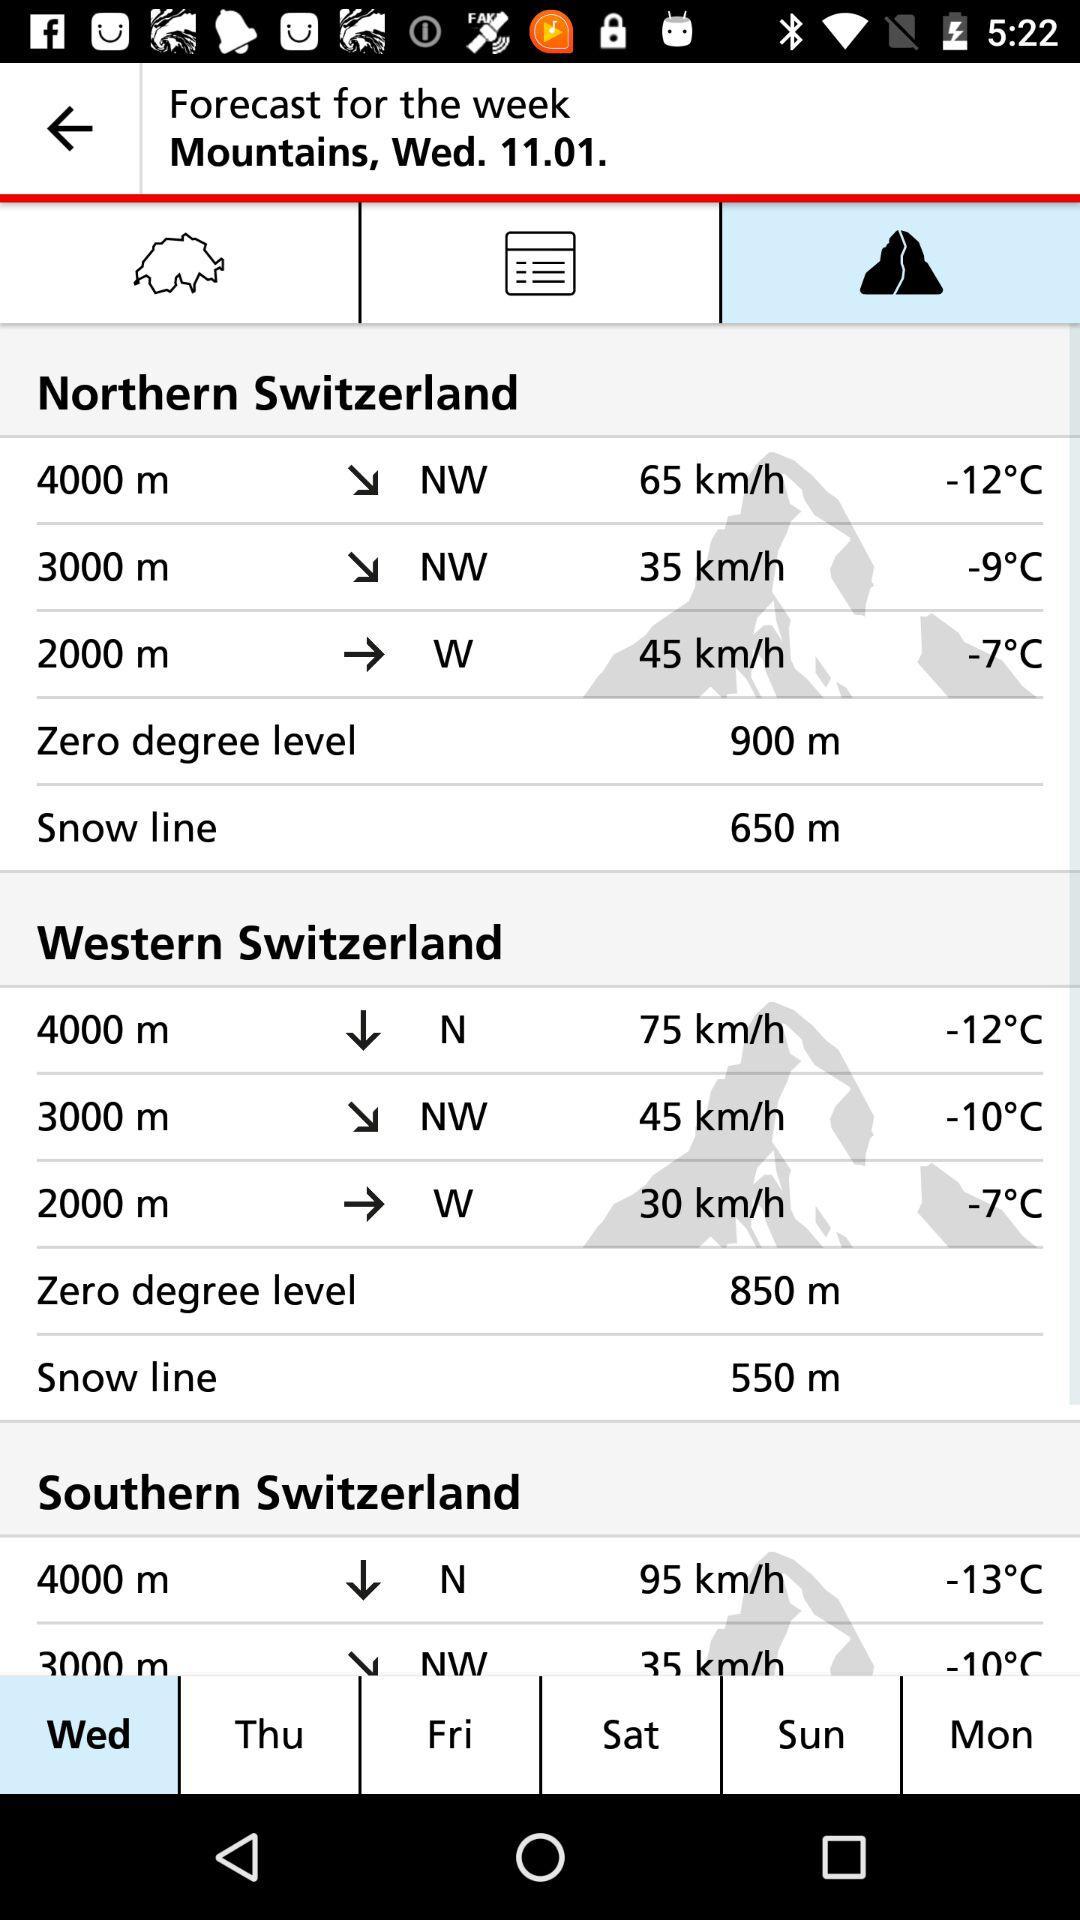 This screenshot has width=1080, height=1920. What do you see at coordinates (901, 261) in the screenshot?
I see `the warning icon` at bounding box center [901, 261].